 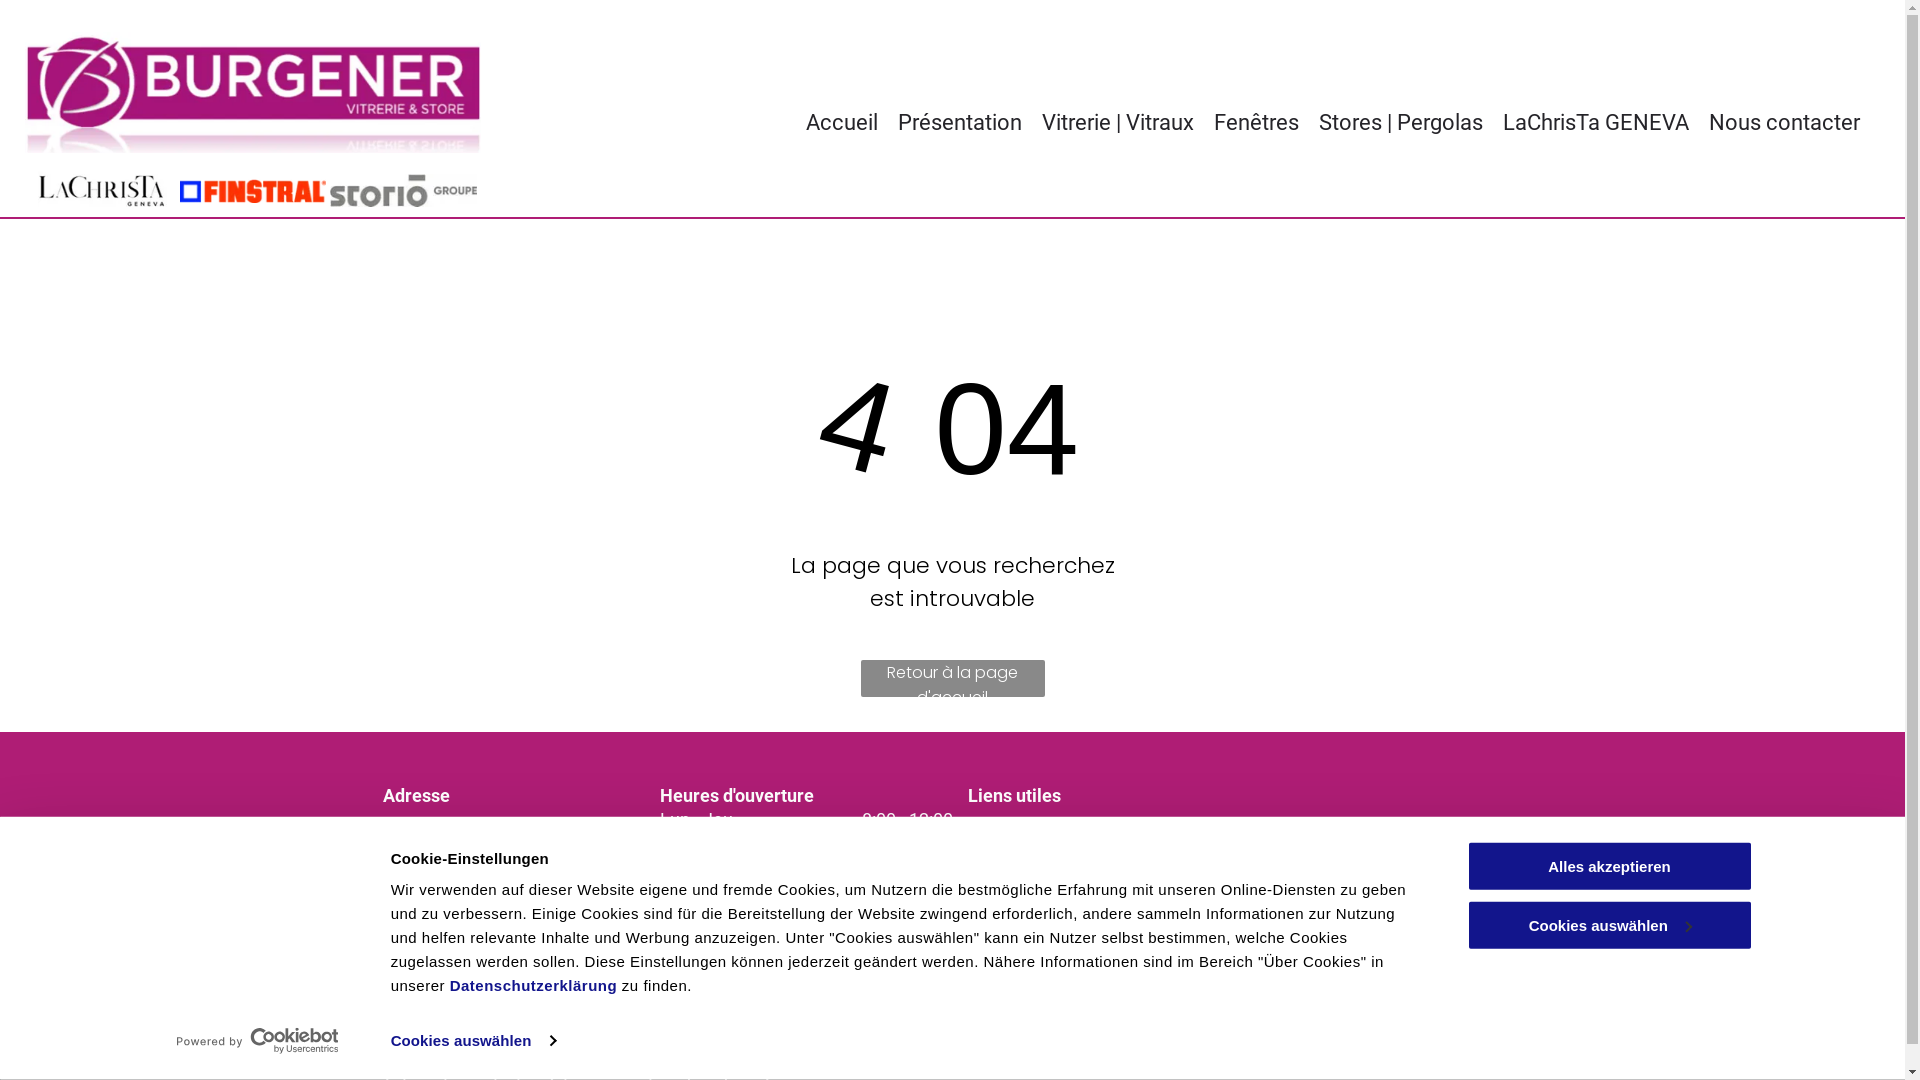 I want to click on 'Nous contacter', so click(x=1707, y=122).